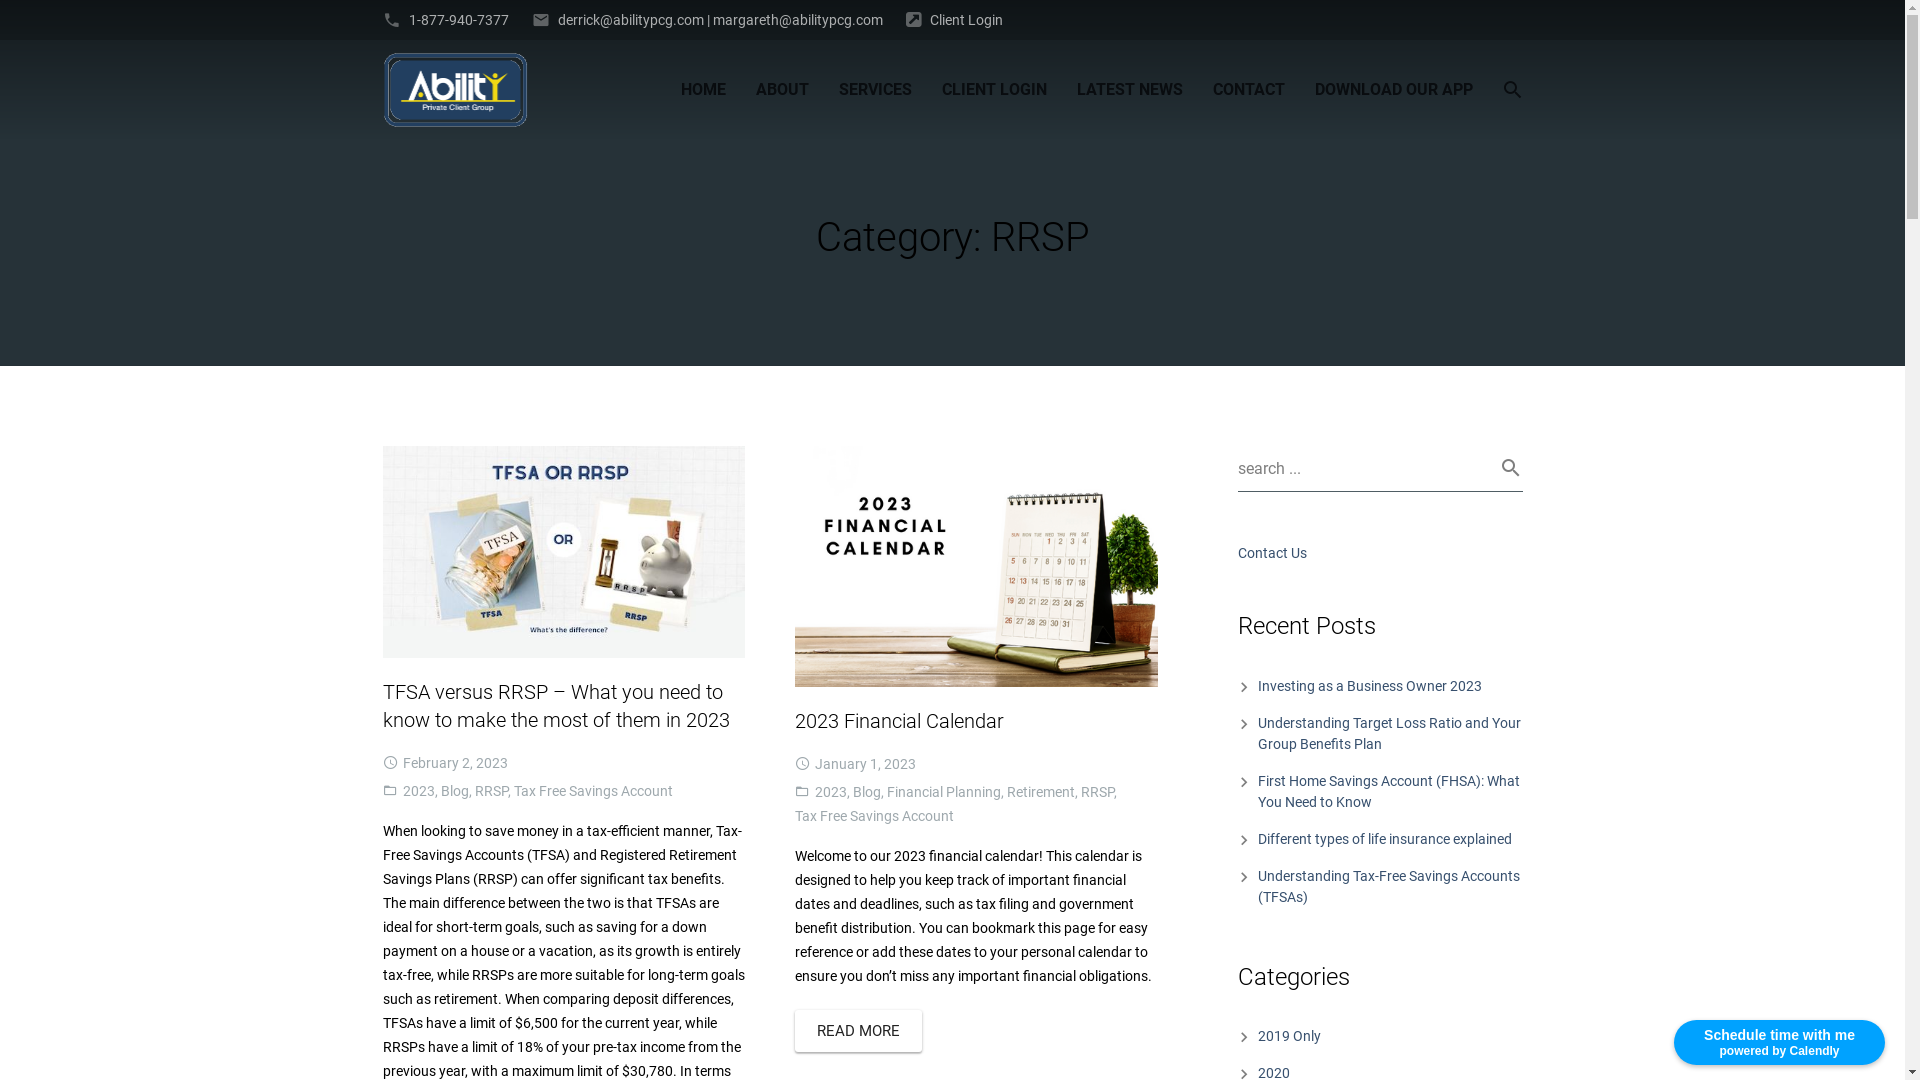 The height and width of the screenshot is (1080, 1920). What do you see at coordinates (830, 790) in the screenshot?
I see `'2023'` at bounding box center [830, 790].